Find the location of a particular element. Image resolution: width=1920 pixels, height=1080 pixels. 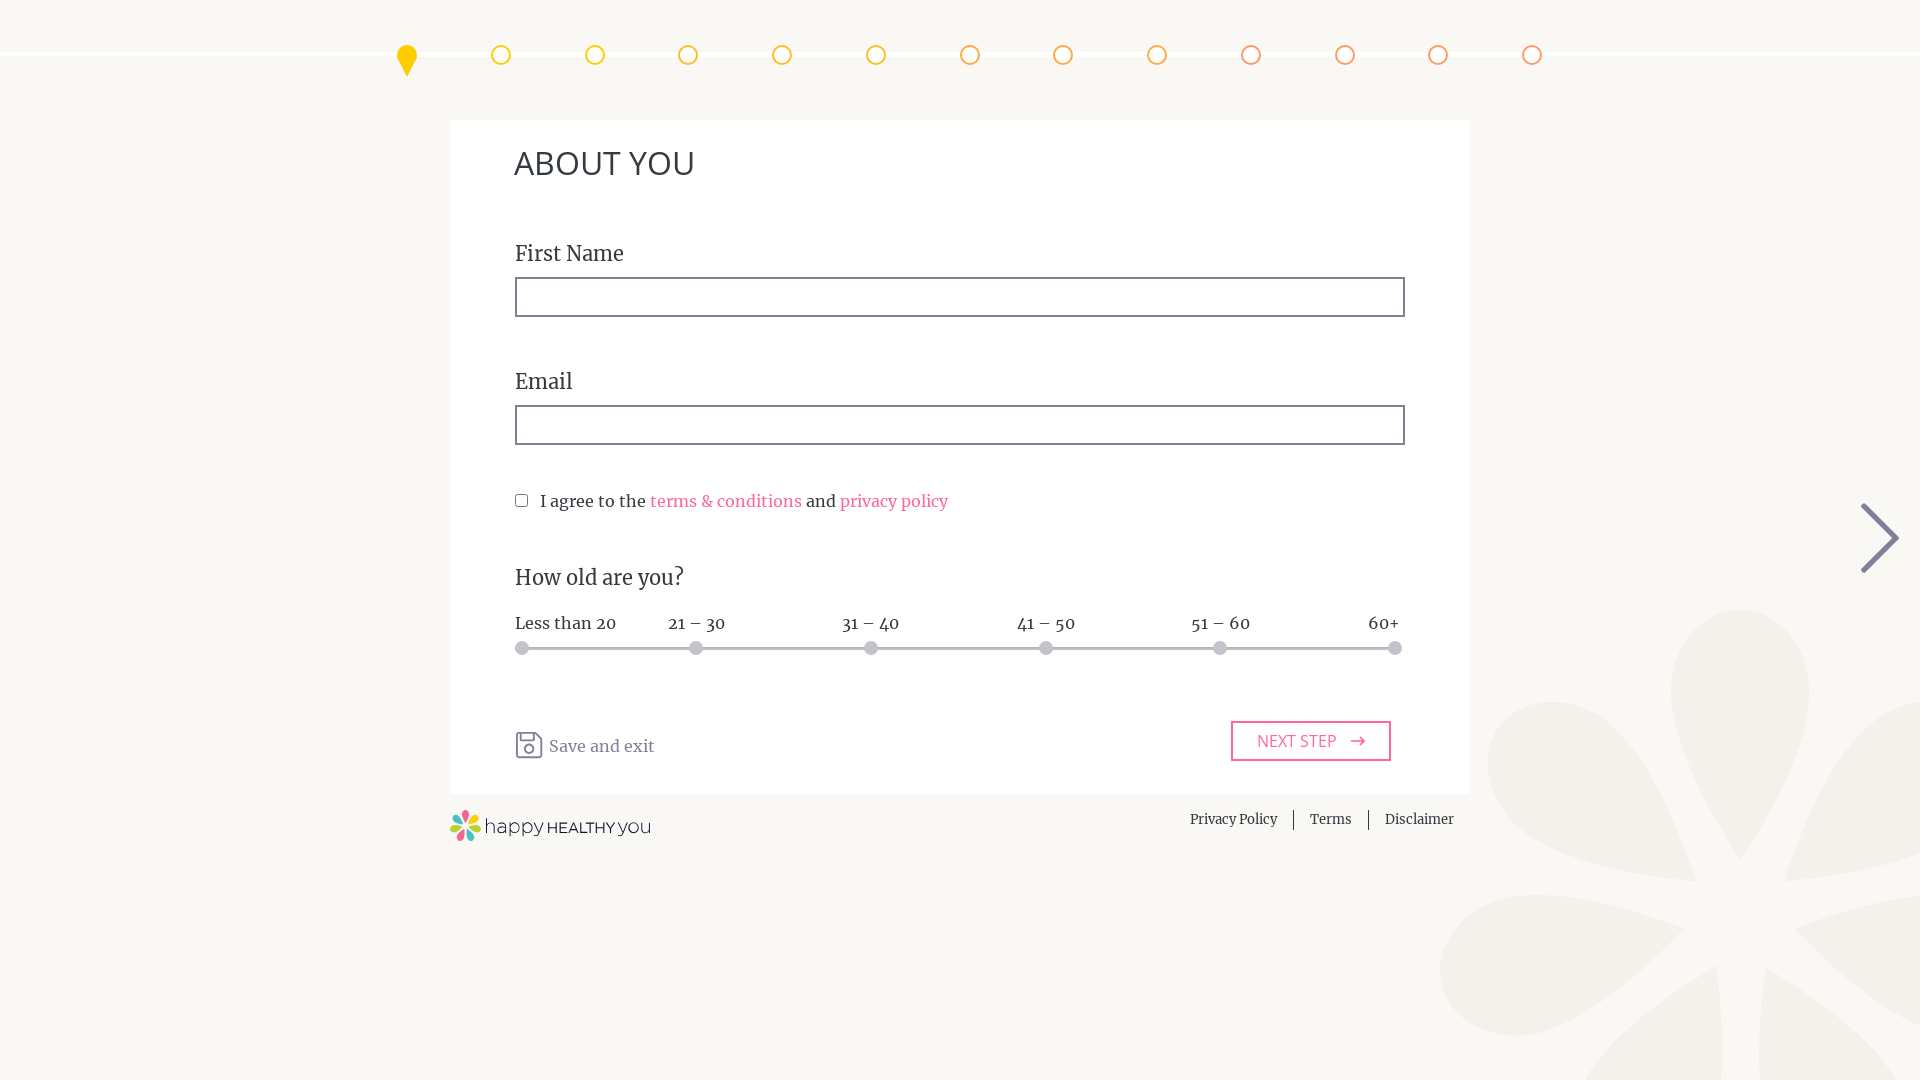

'privacy policy' is located at coordinates (892, 500).